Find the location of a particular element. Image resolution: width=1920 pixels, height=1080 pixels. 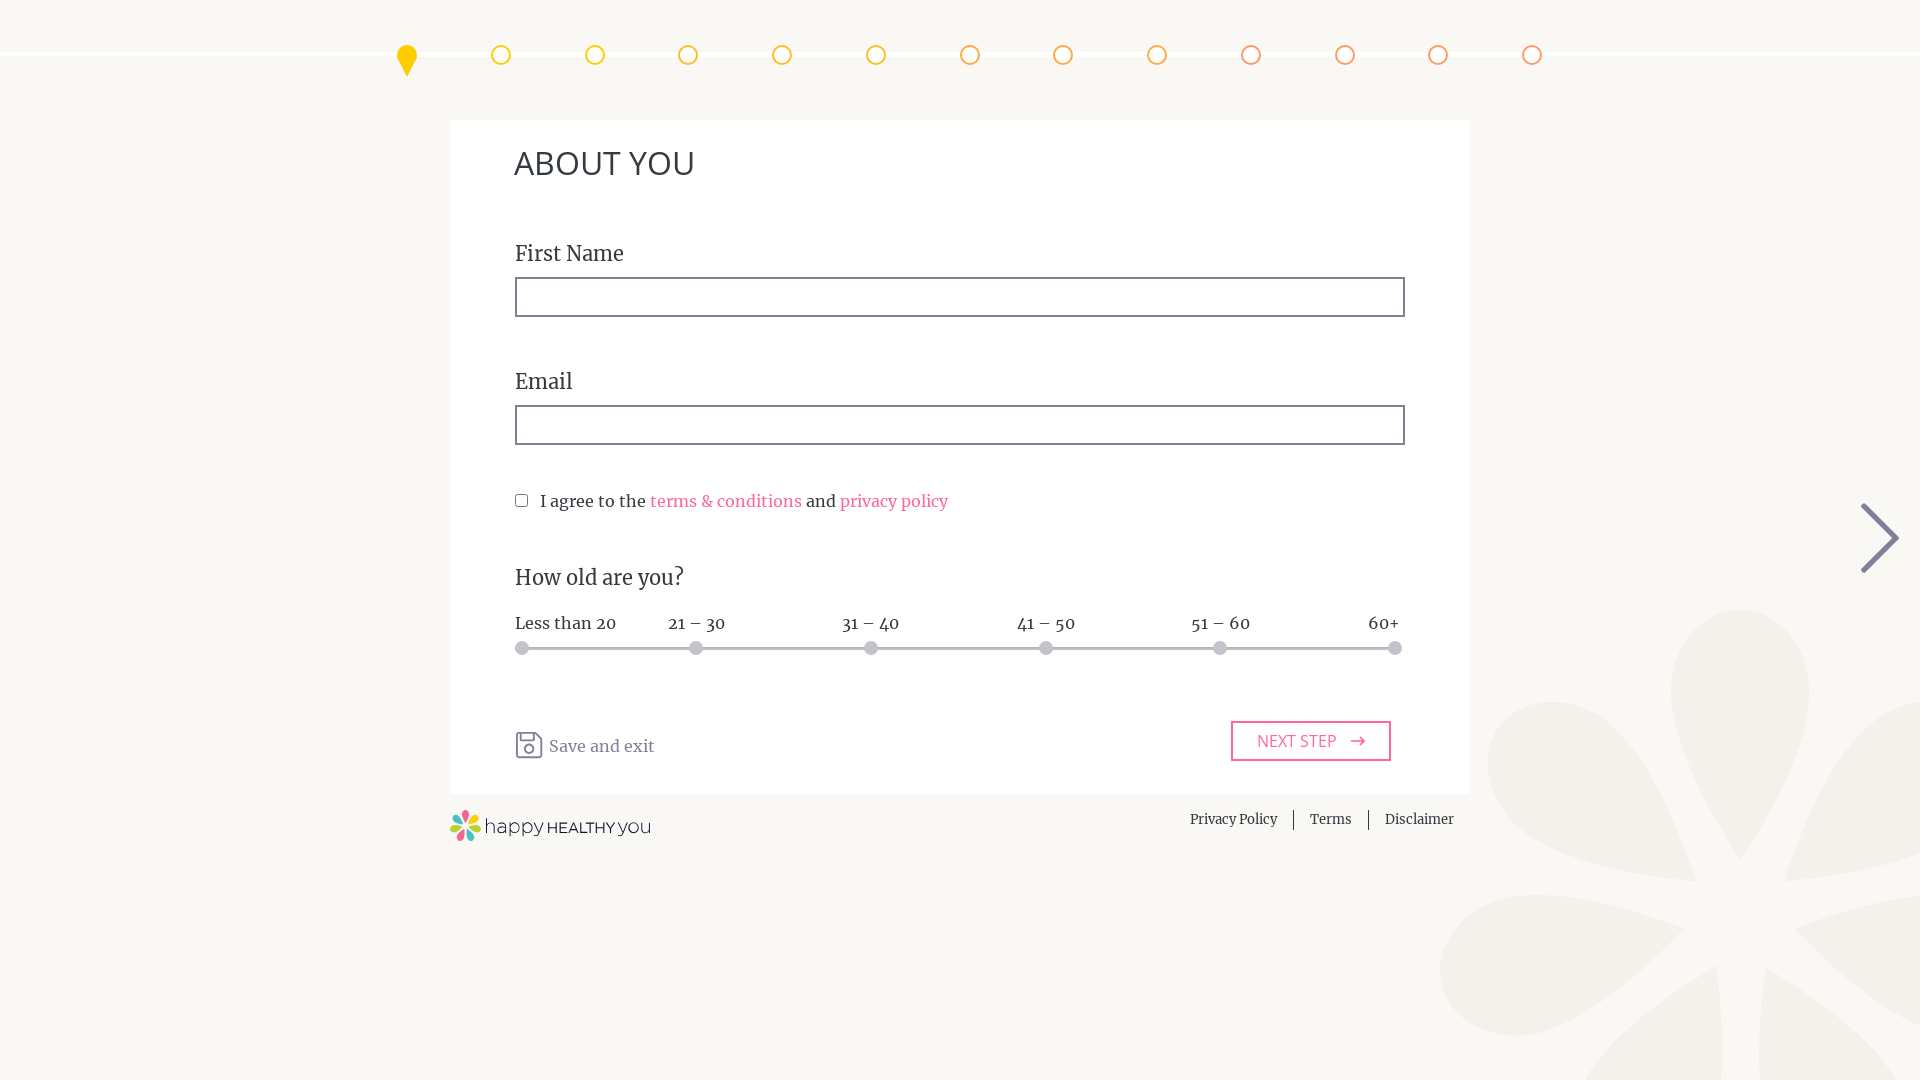

'privacy policy' is located at coordinates (892, 500).